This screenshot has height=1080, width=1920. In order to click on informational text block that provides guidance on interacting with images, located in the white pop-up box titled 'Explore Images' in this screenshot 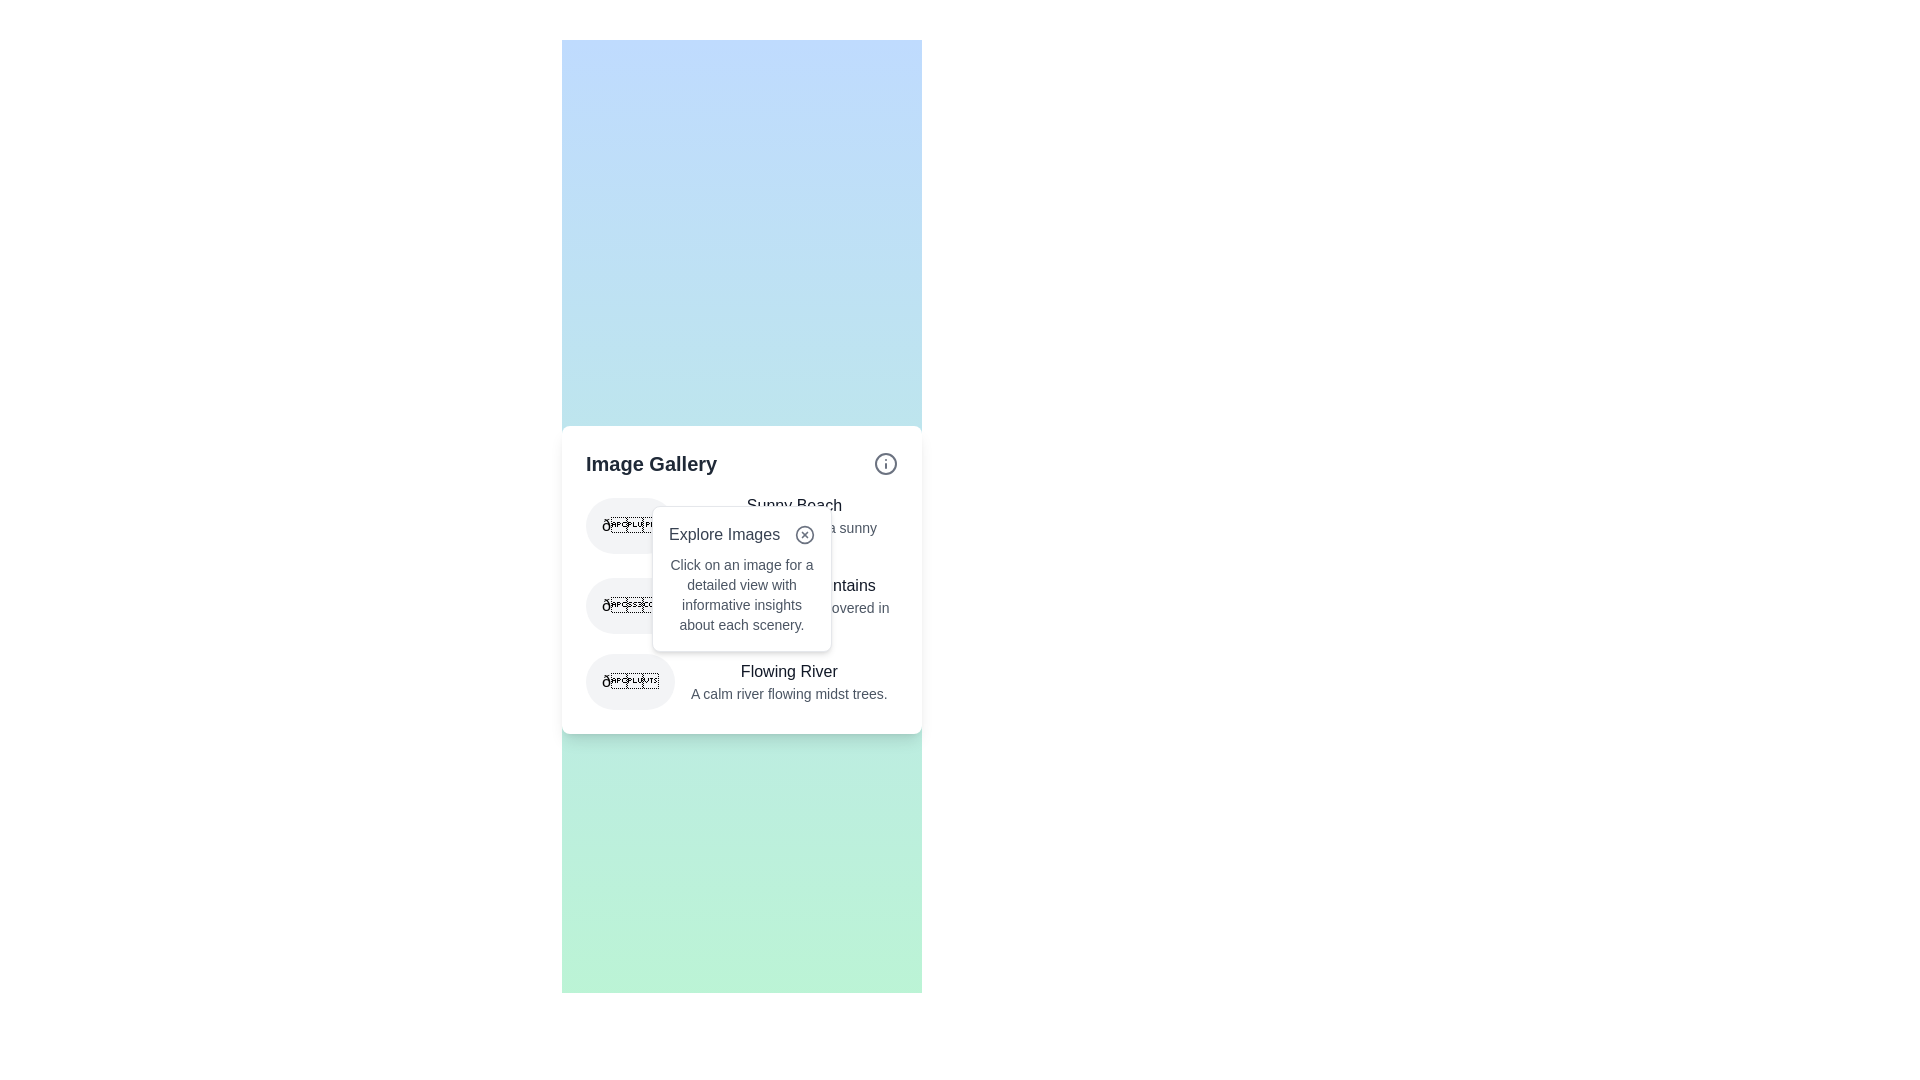, I will do `click(741, 593)`.